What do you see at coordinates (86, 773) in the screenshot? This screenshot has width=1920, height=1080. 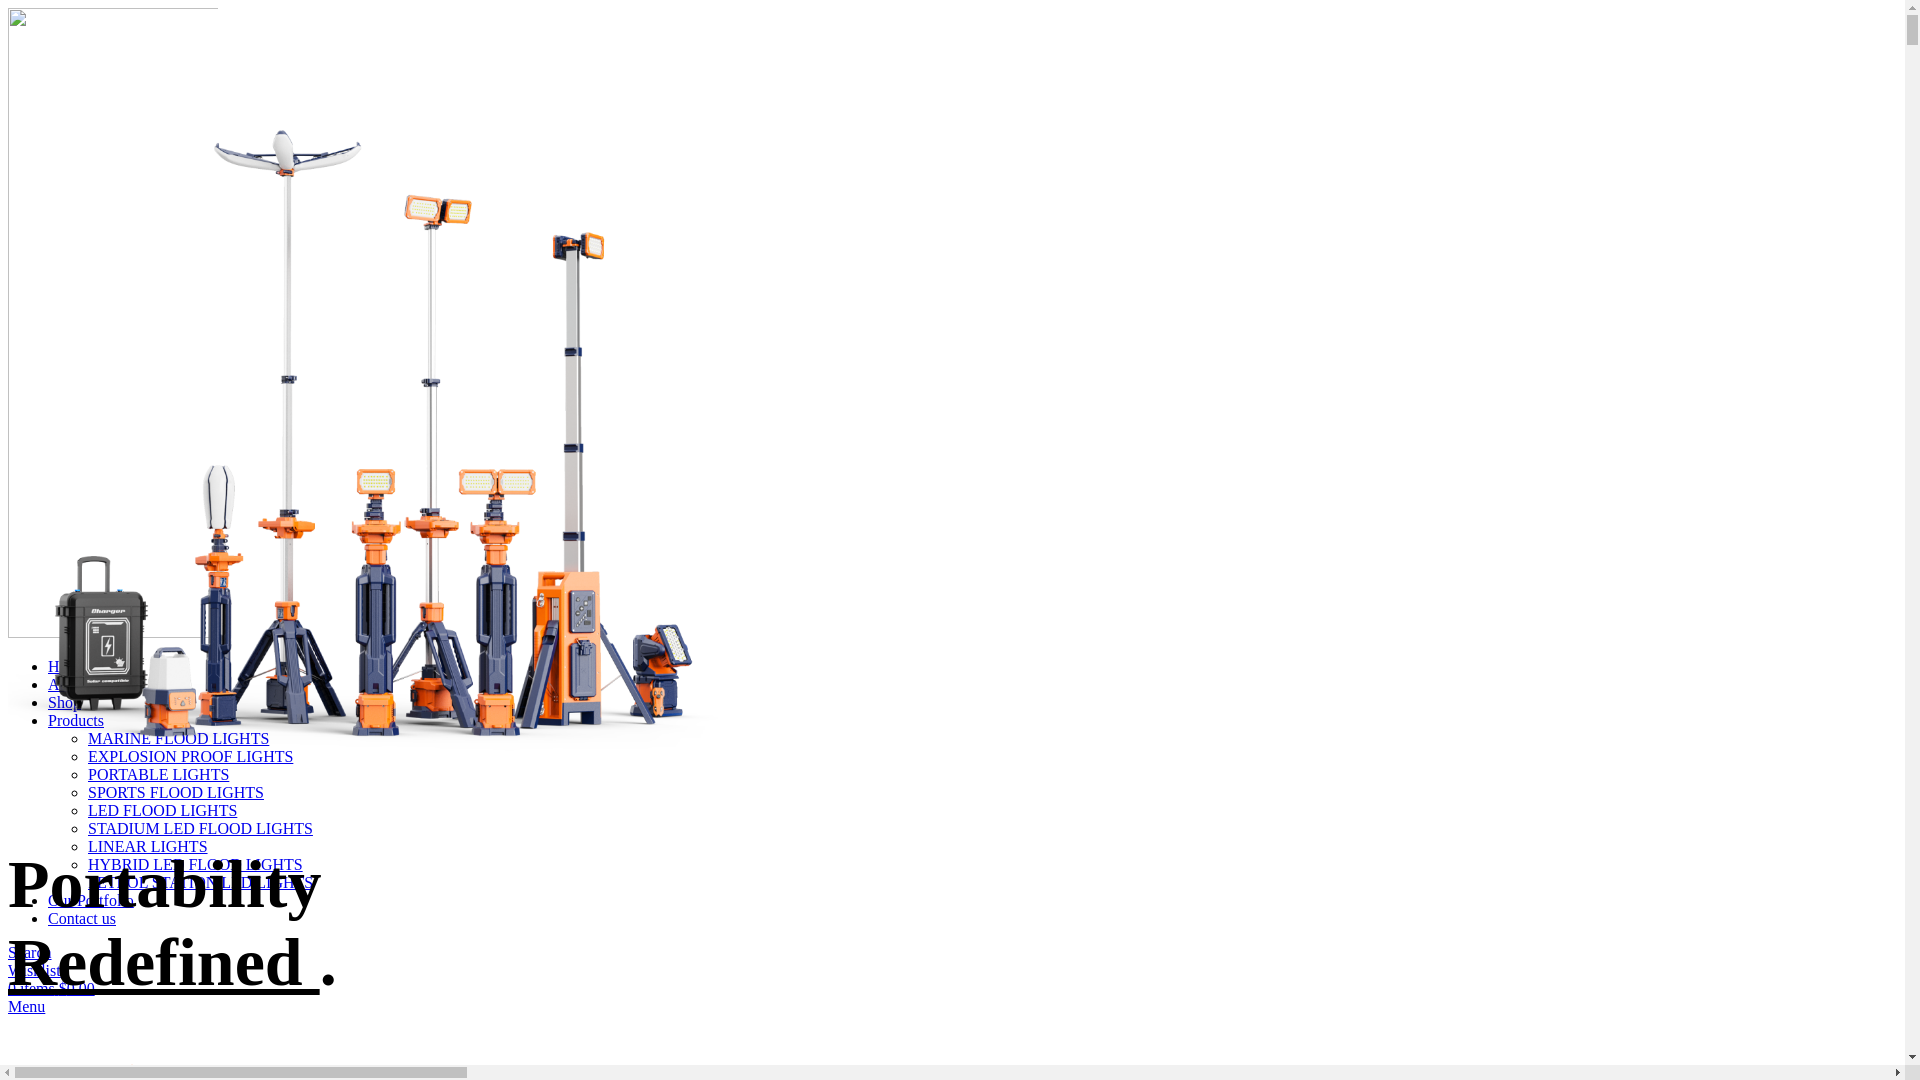 I see `'PORTABLE LIGHTS'` at bounding box center [86, 773].